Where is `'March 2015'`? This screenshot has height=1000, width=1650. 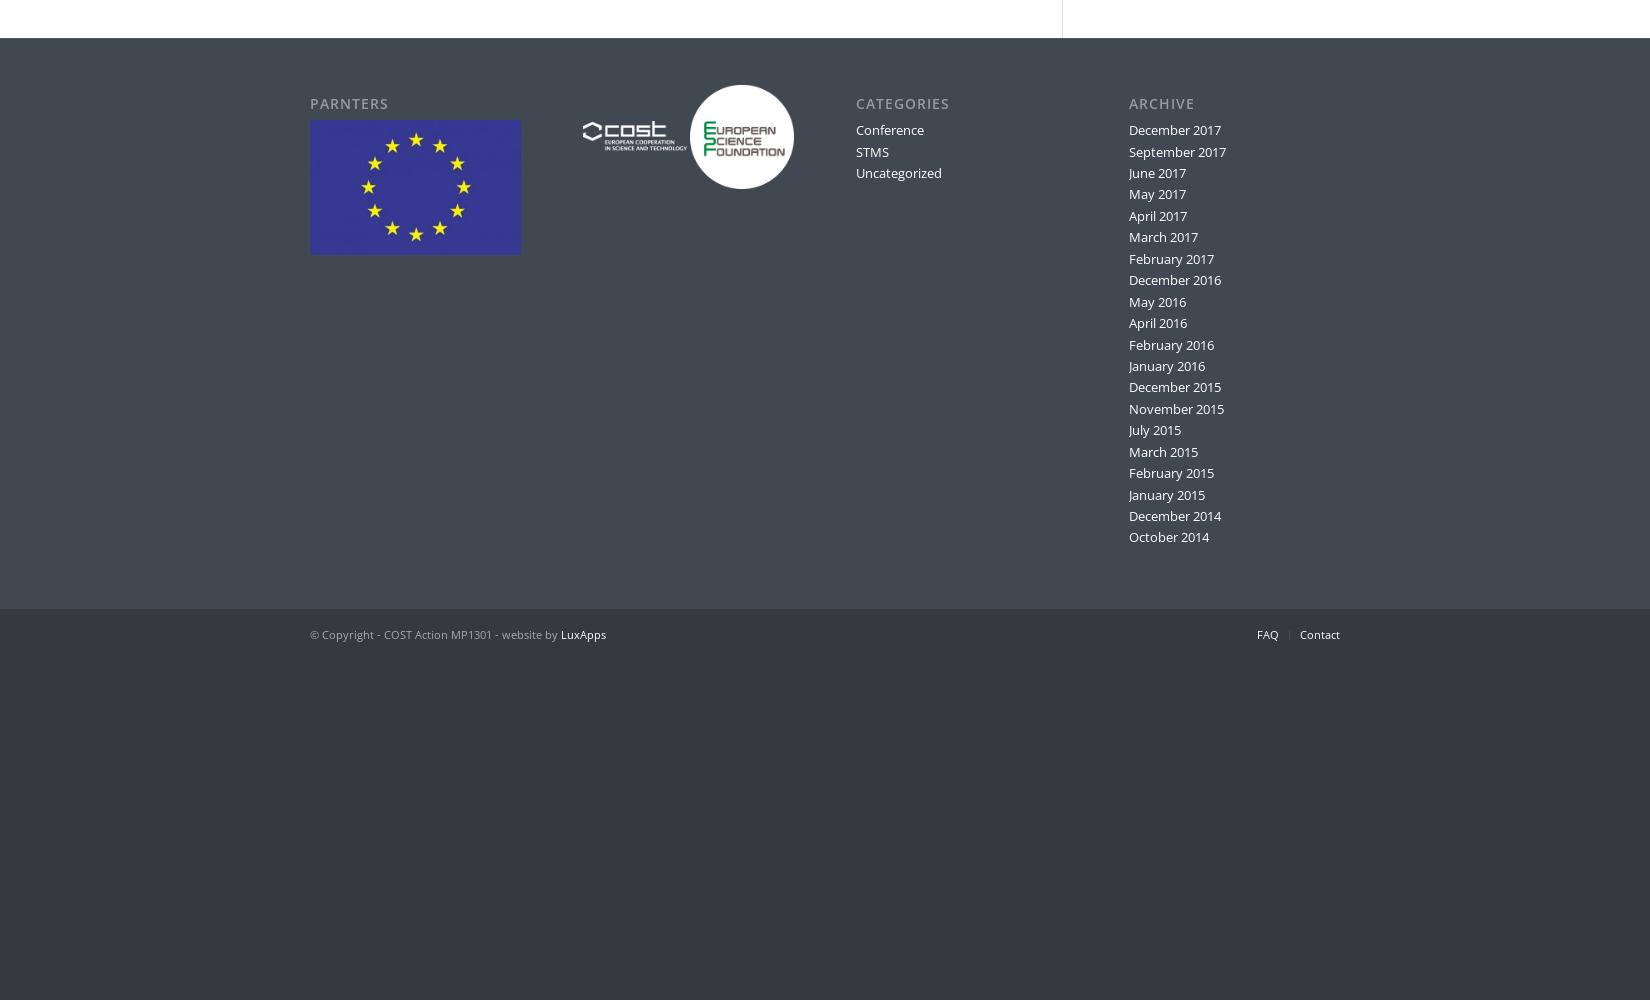 'March 2015' is located at coordinates (1162, 450).